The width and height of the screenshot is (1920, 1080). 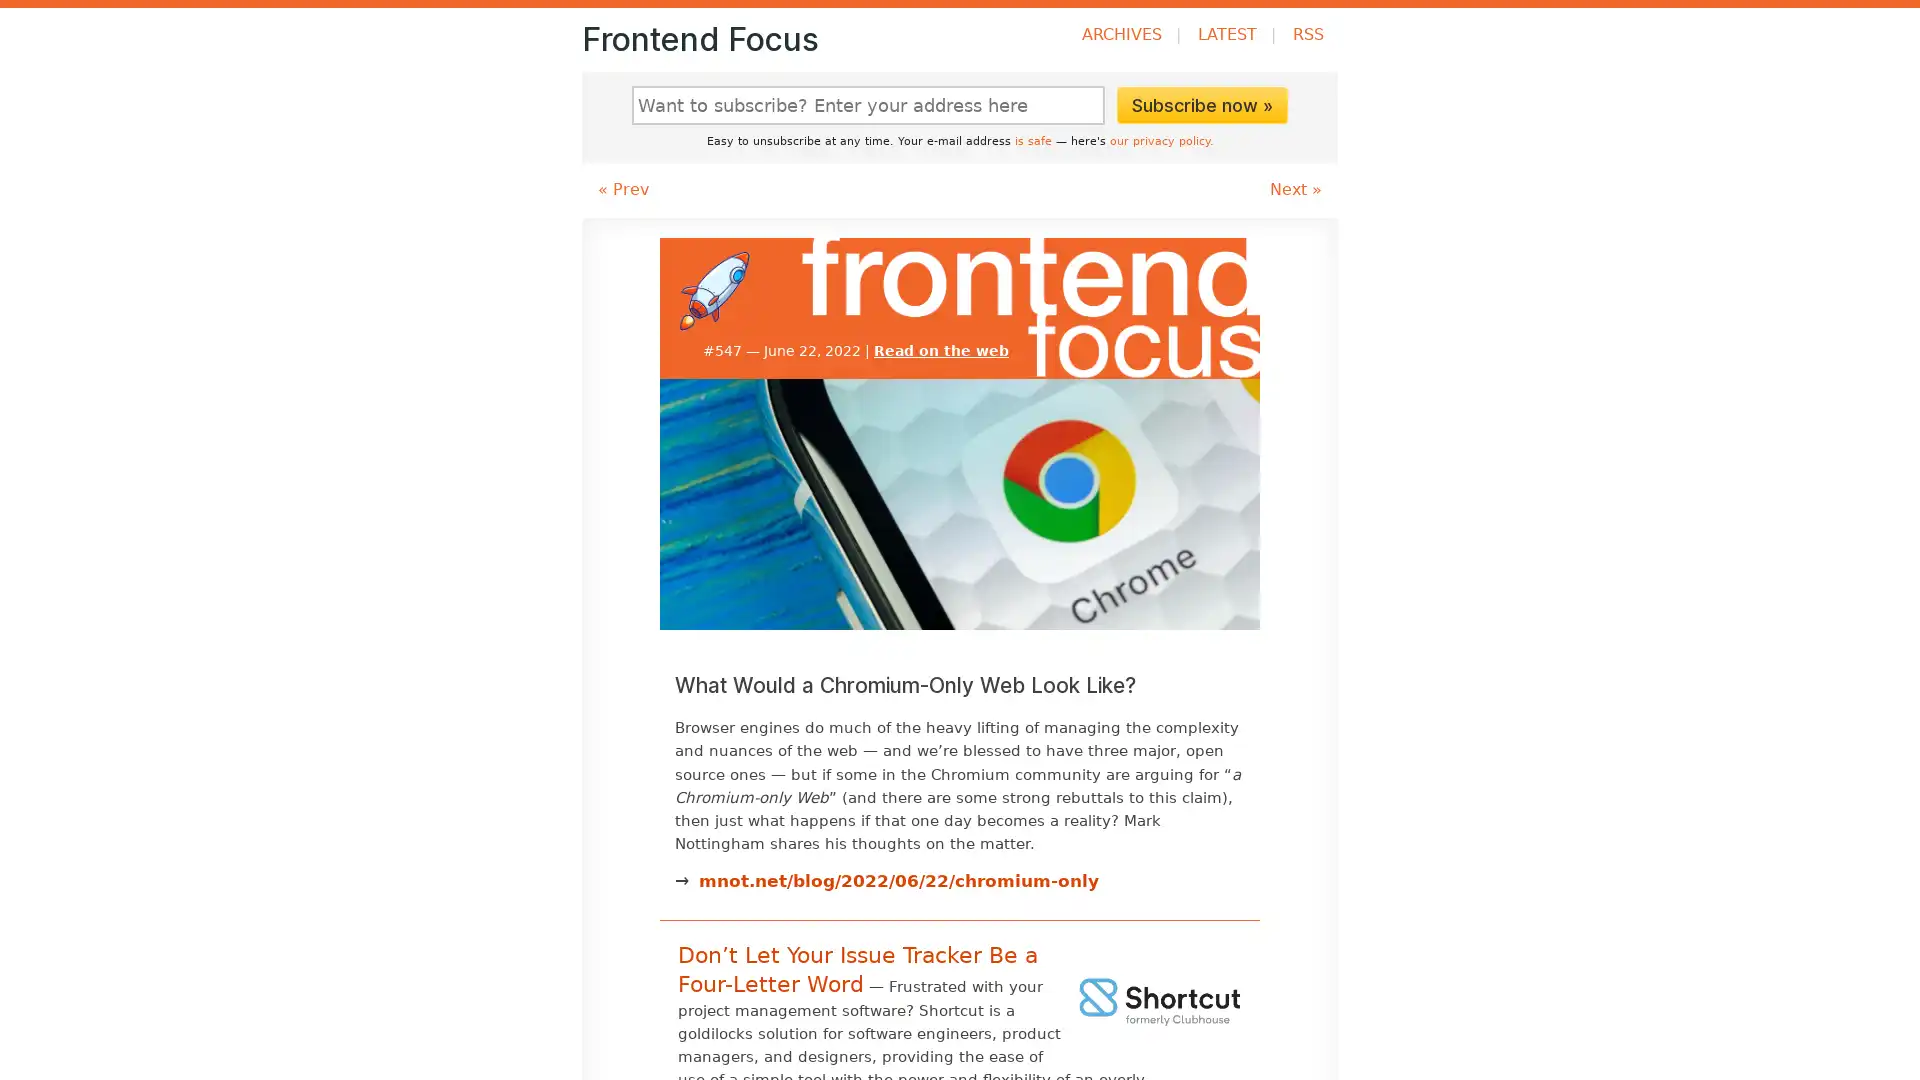 I want to click on Subscribe now, so click(x=1201, y=105).